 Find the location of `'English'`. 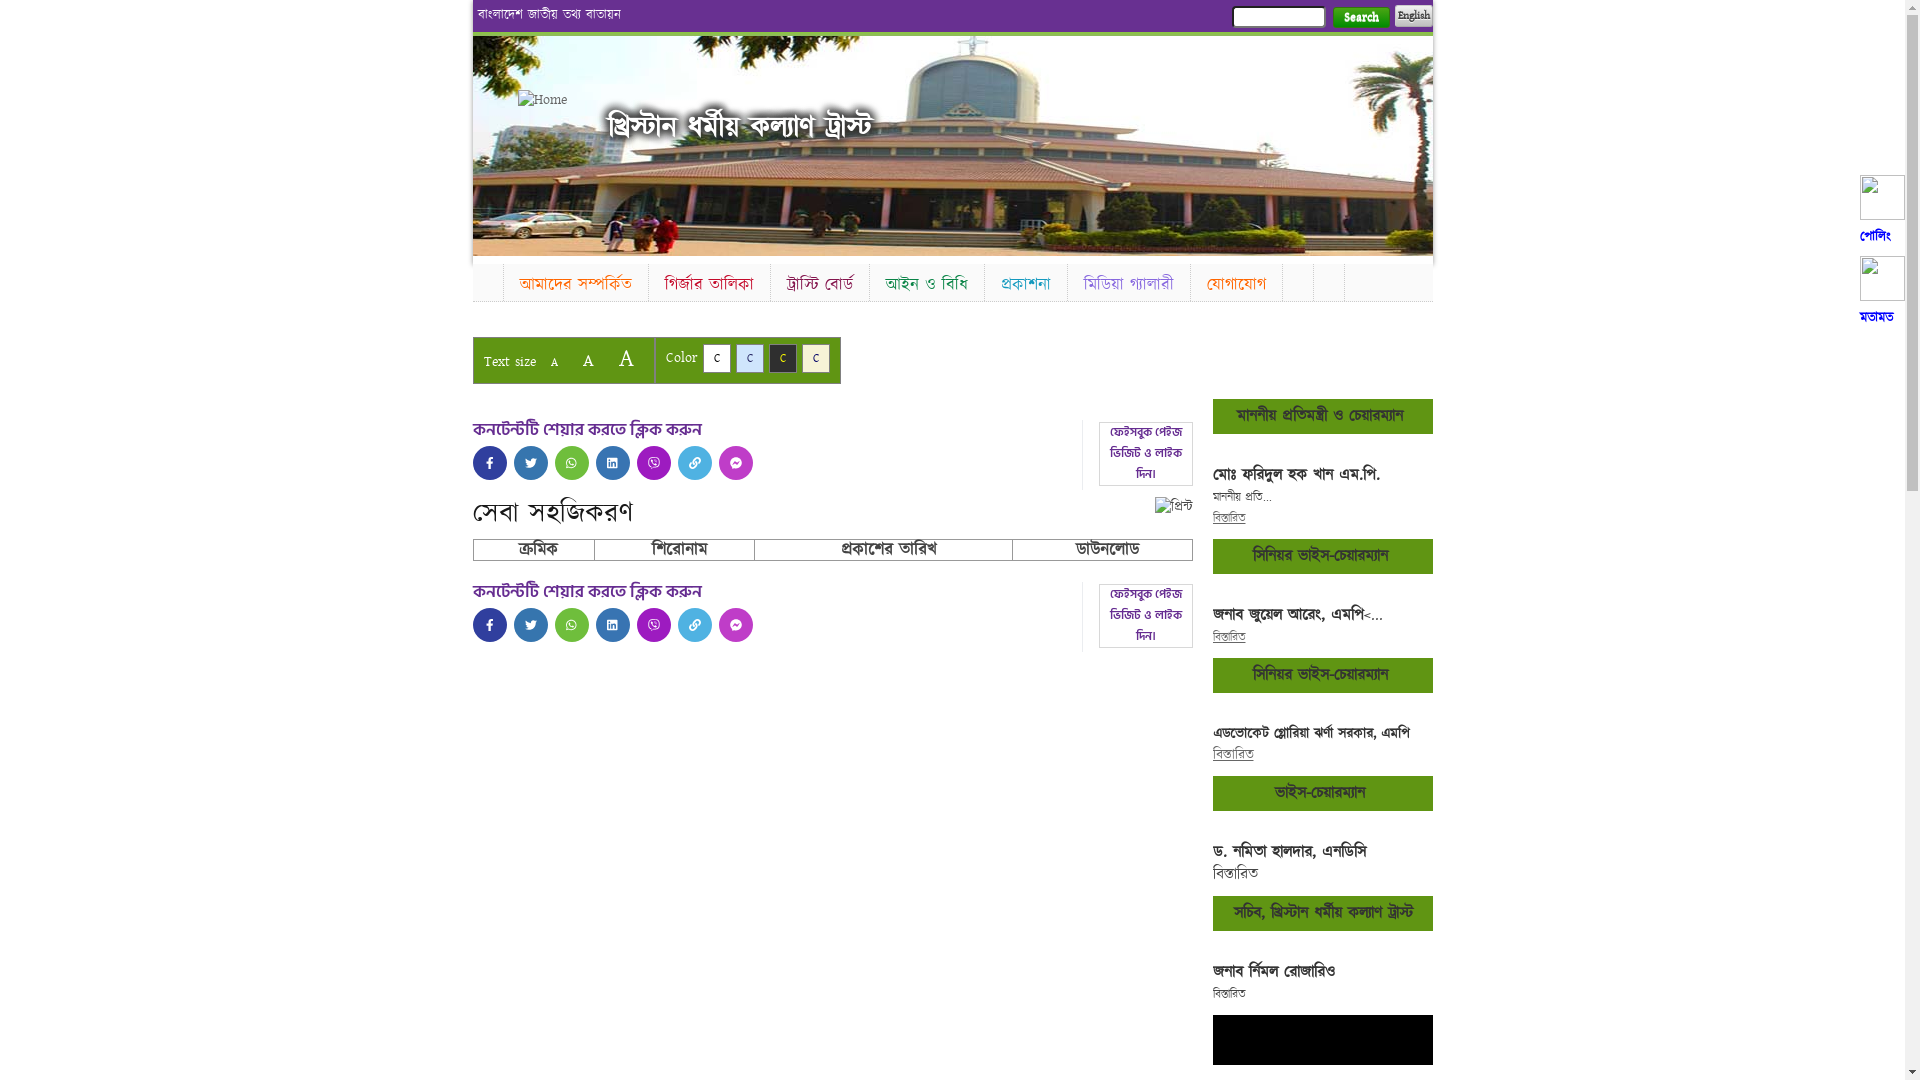

'English' is located at coordinates (1411, 15).